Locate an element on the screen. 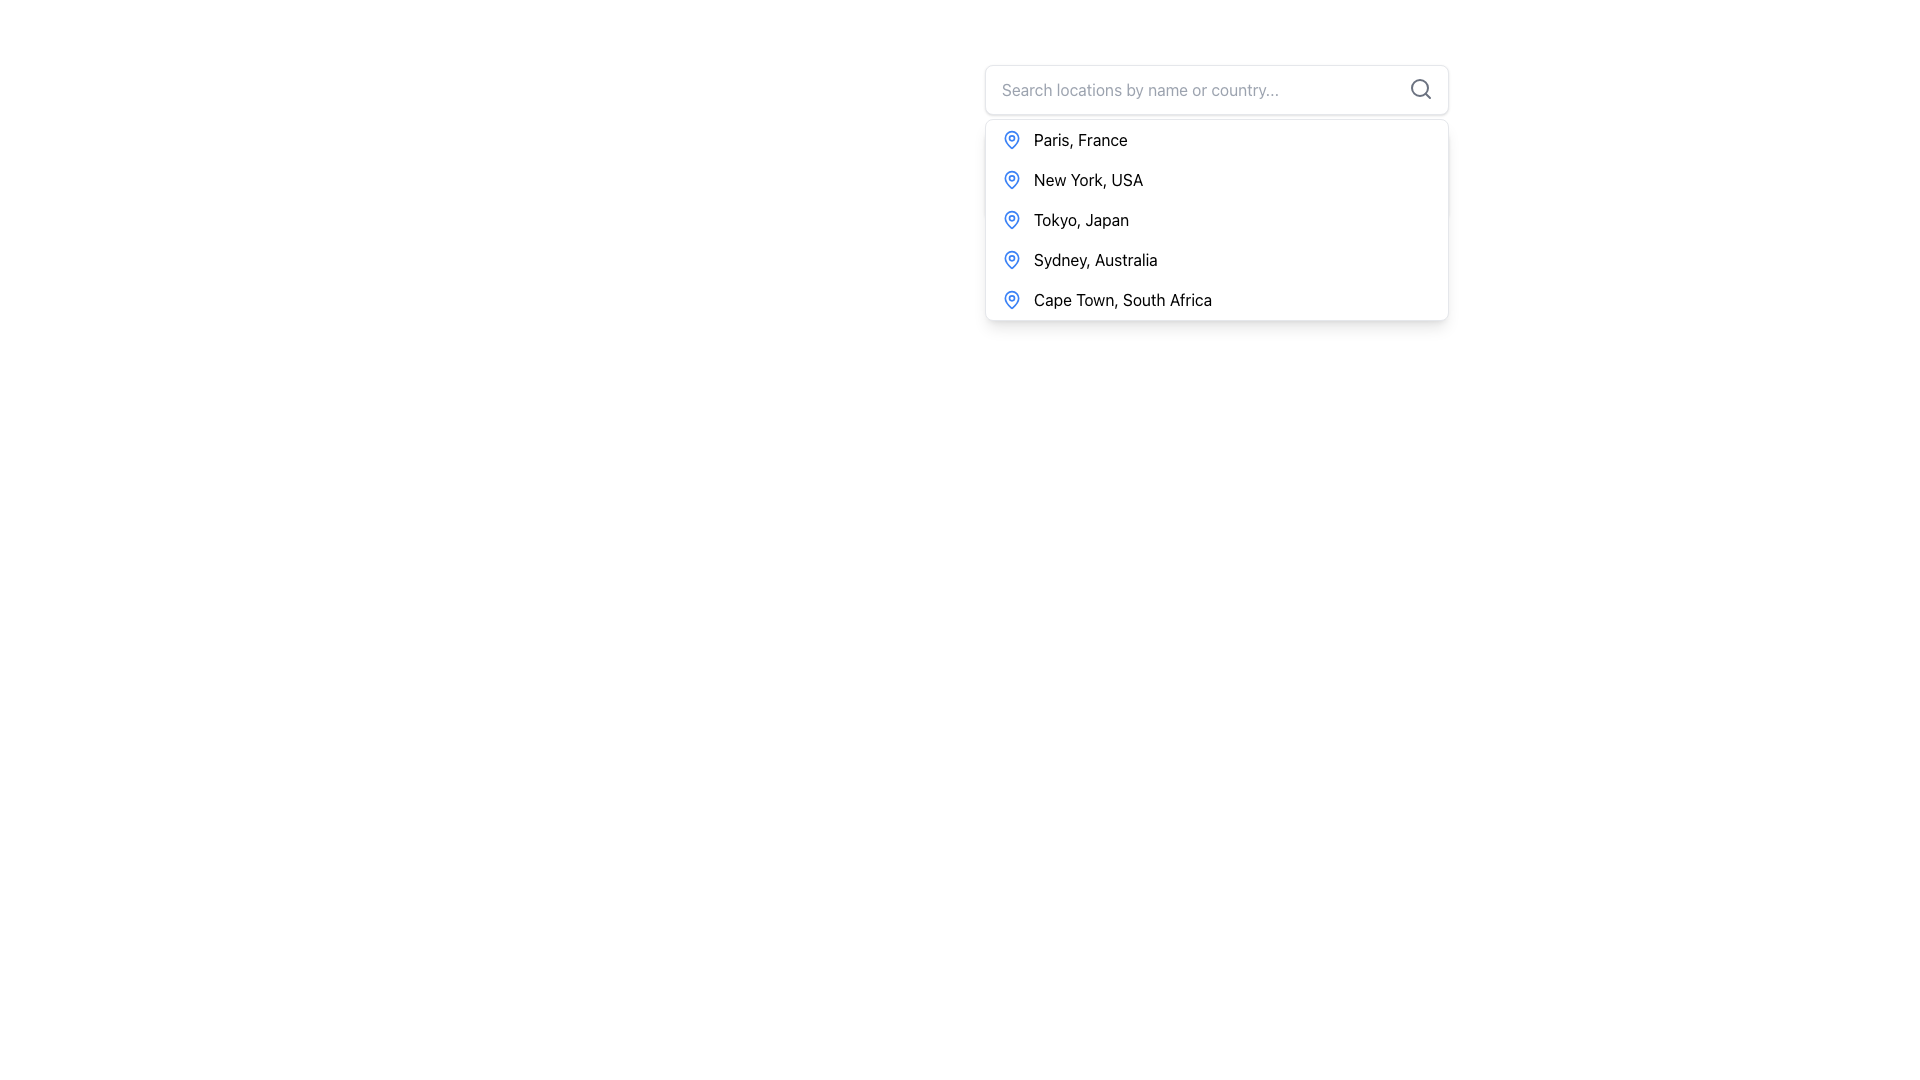 Image resolution: width=1920 pixels, height=1080 pixels. the blue pin icon located to the left of the text 'Paris, France' in the vertical list of location options is located at coordinates (1012, 138).